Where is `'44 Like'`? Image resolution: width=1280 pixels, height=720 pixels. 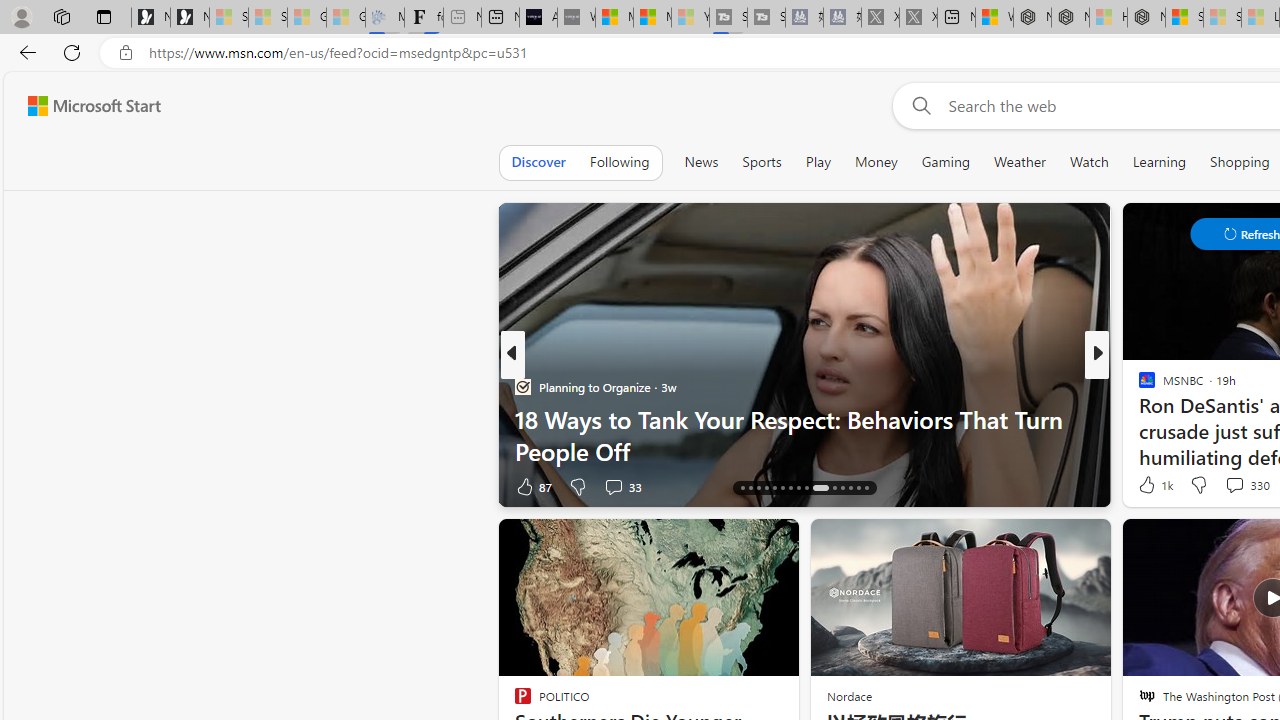 '44 Like' is located at coordinates (1149, 486).